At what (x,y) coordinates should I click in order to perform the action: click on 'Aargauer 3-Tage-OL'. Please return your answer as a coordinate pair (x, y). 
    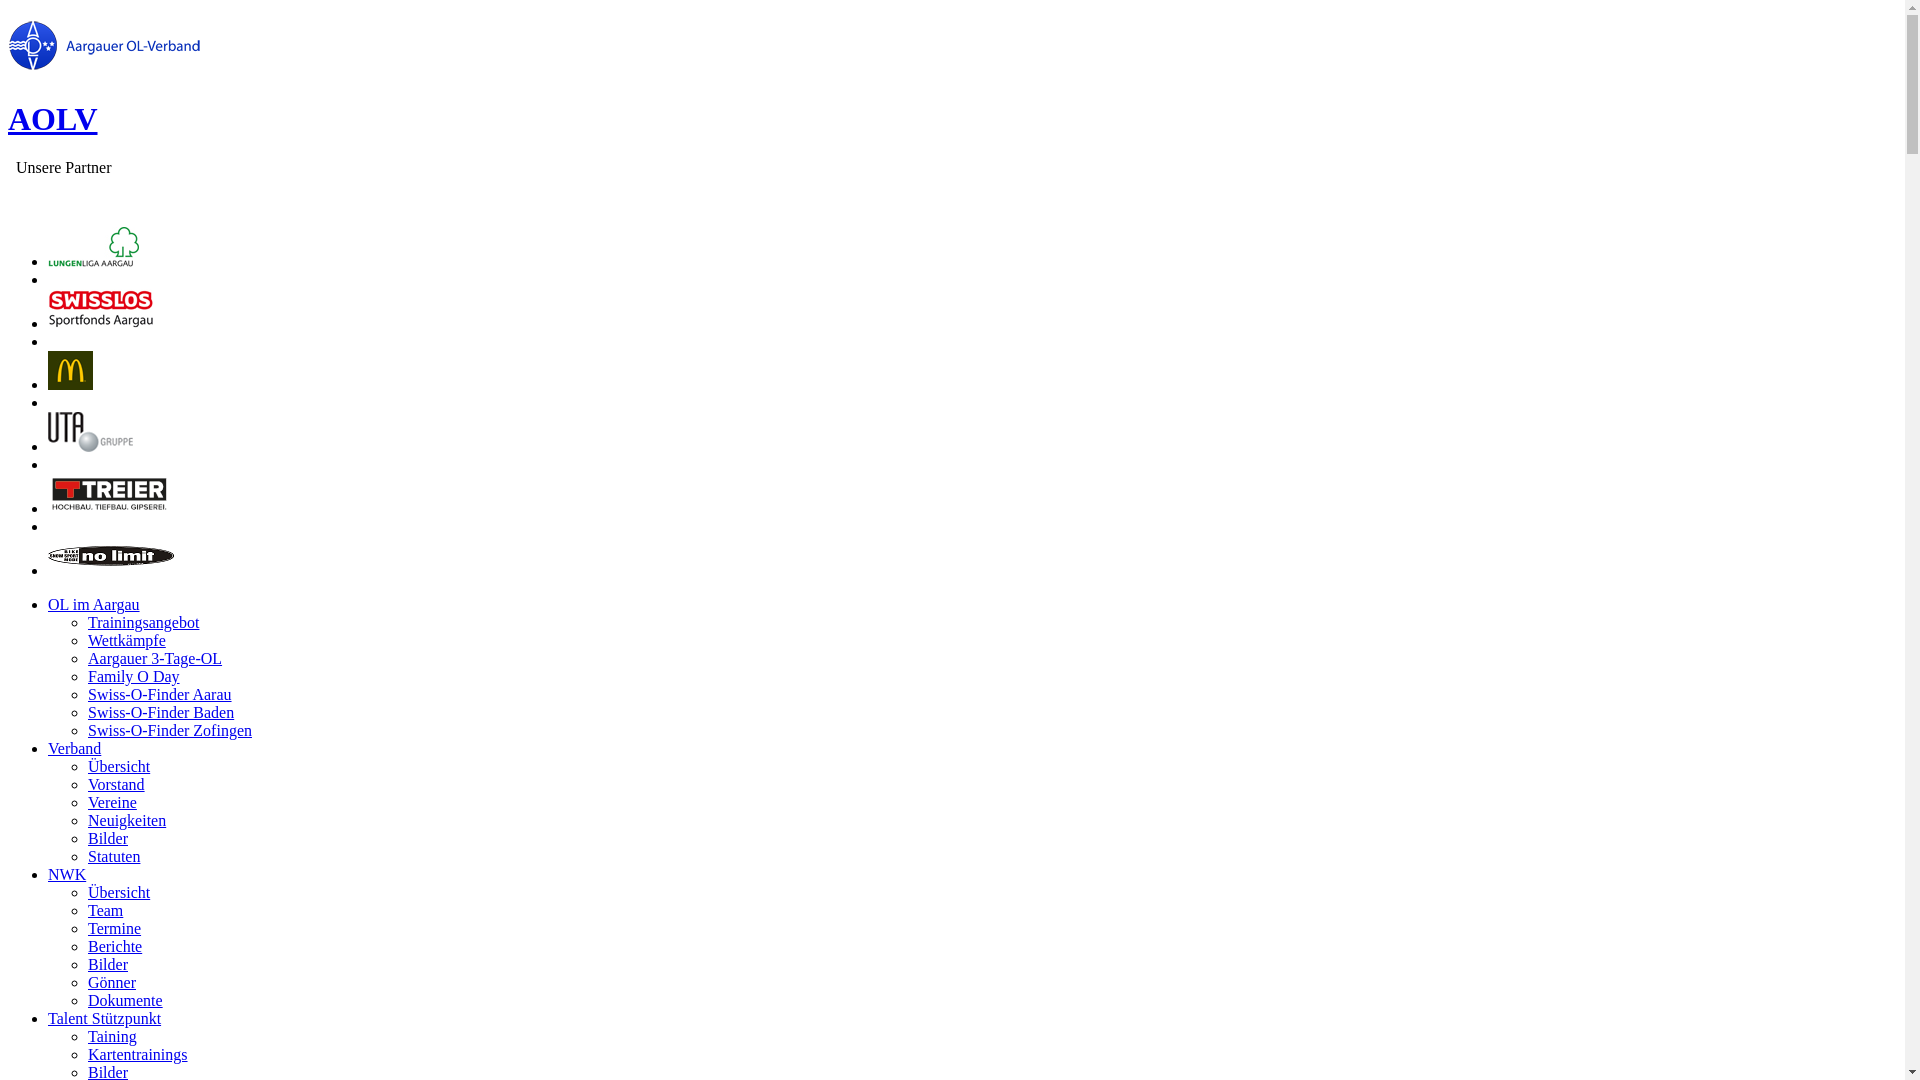
    Looking at the image, I should click on (153, 658).